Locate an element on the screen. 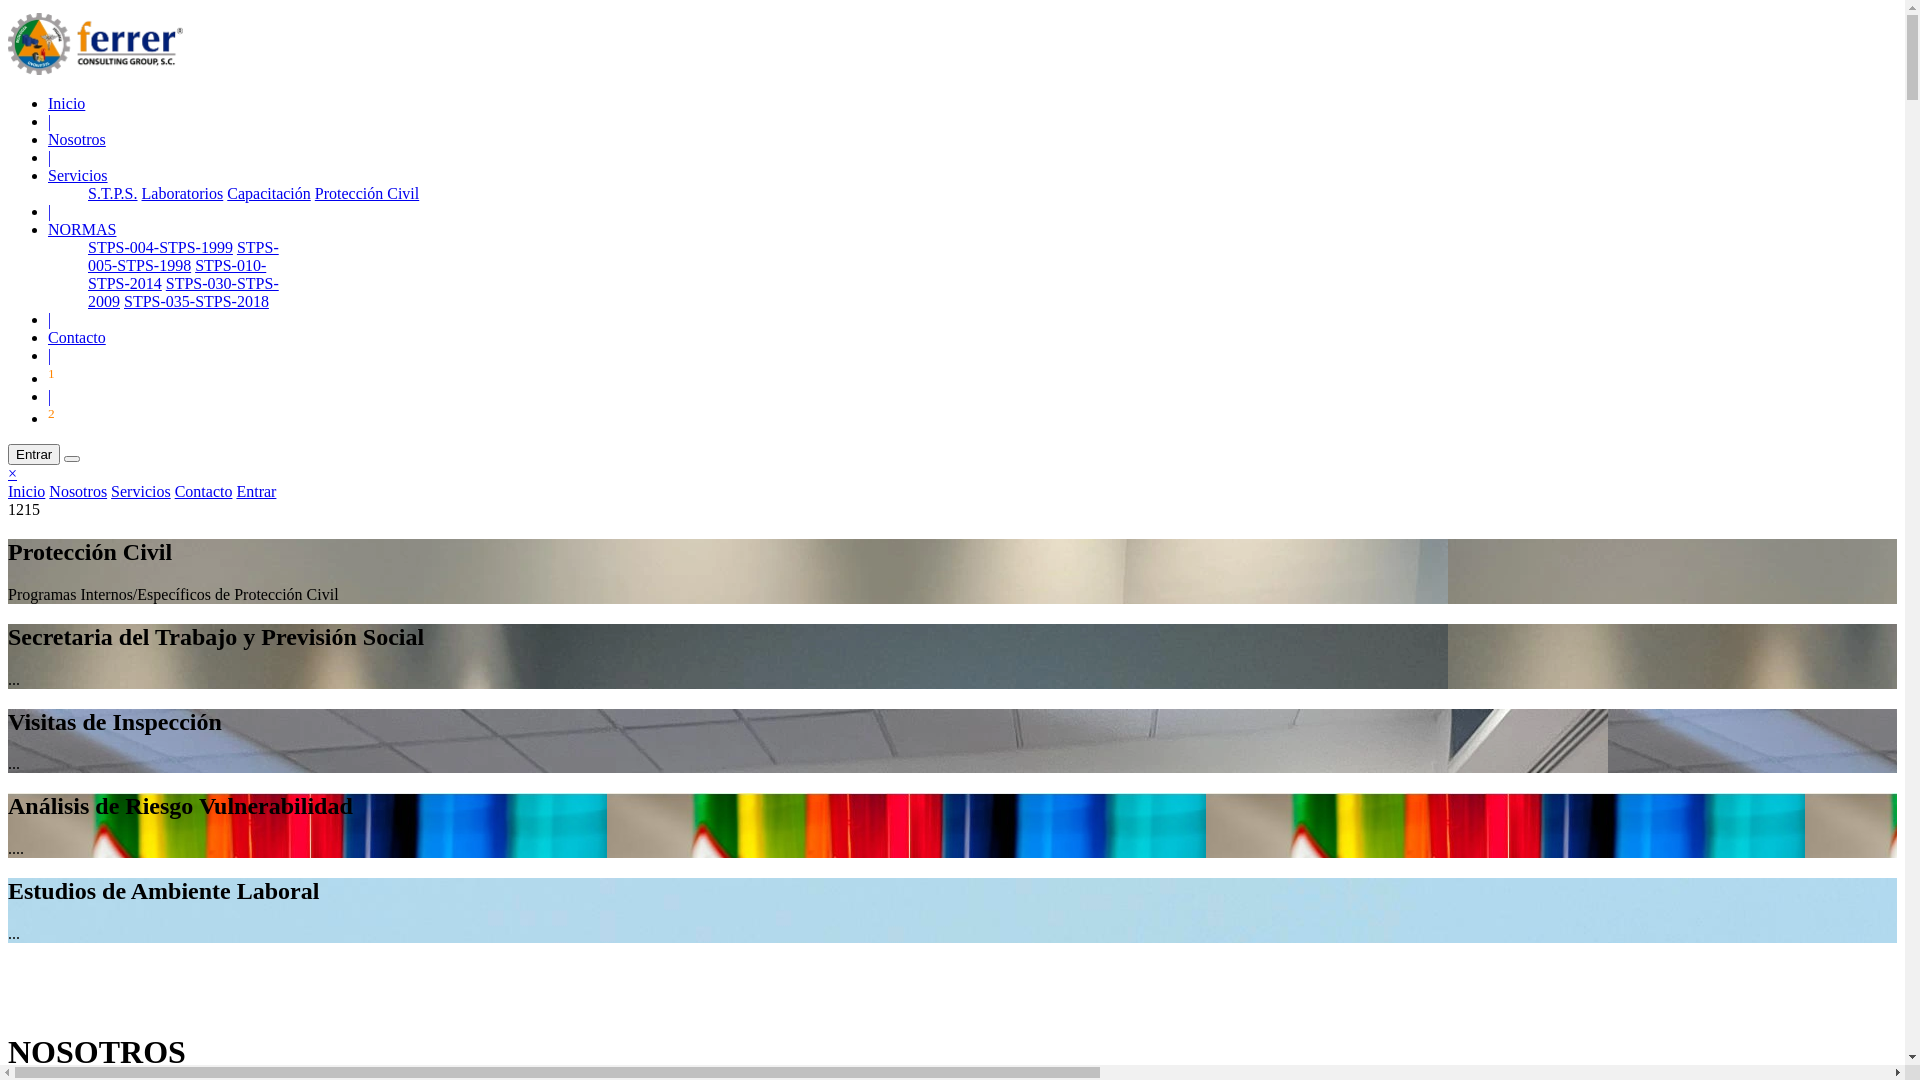 The width and height of the screenshot is (1920, 1080). '|' is located at coordinates (49, 121).